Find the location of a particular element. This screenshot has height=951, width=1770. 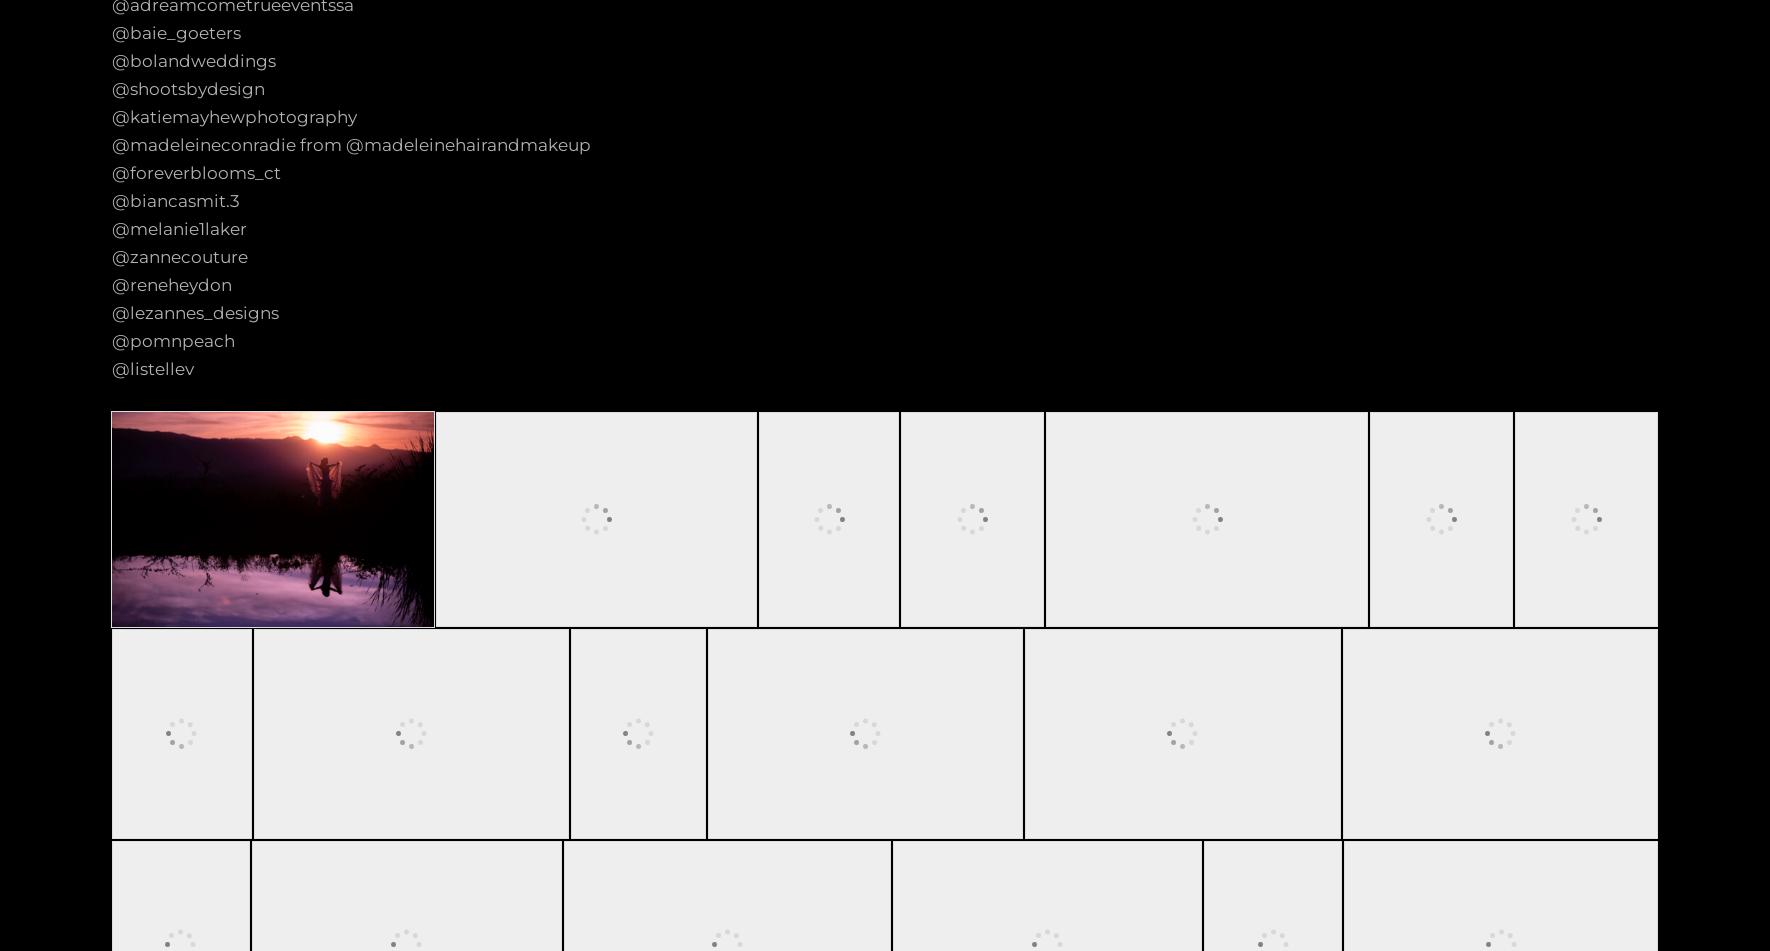

'@melanie1laker' is located at coordinates (179, 229).